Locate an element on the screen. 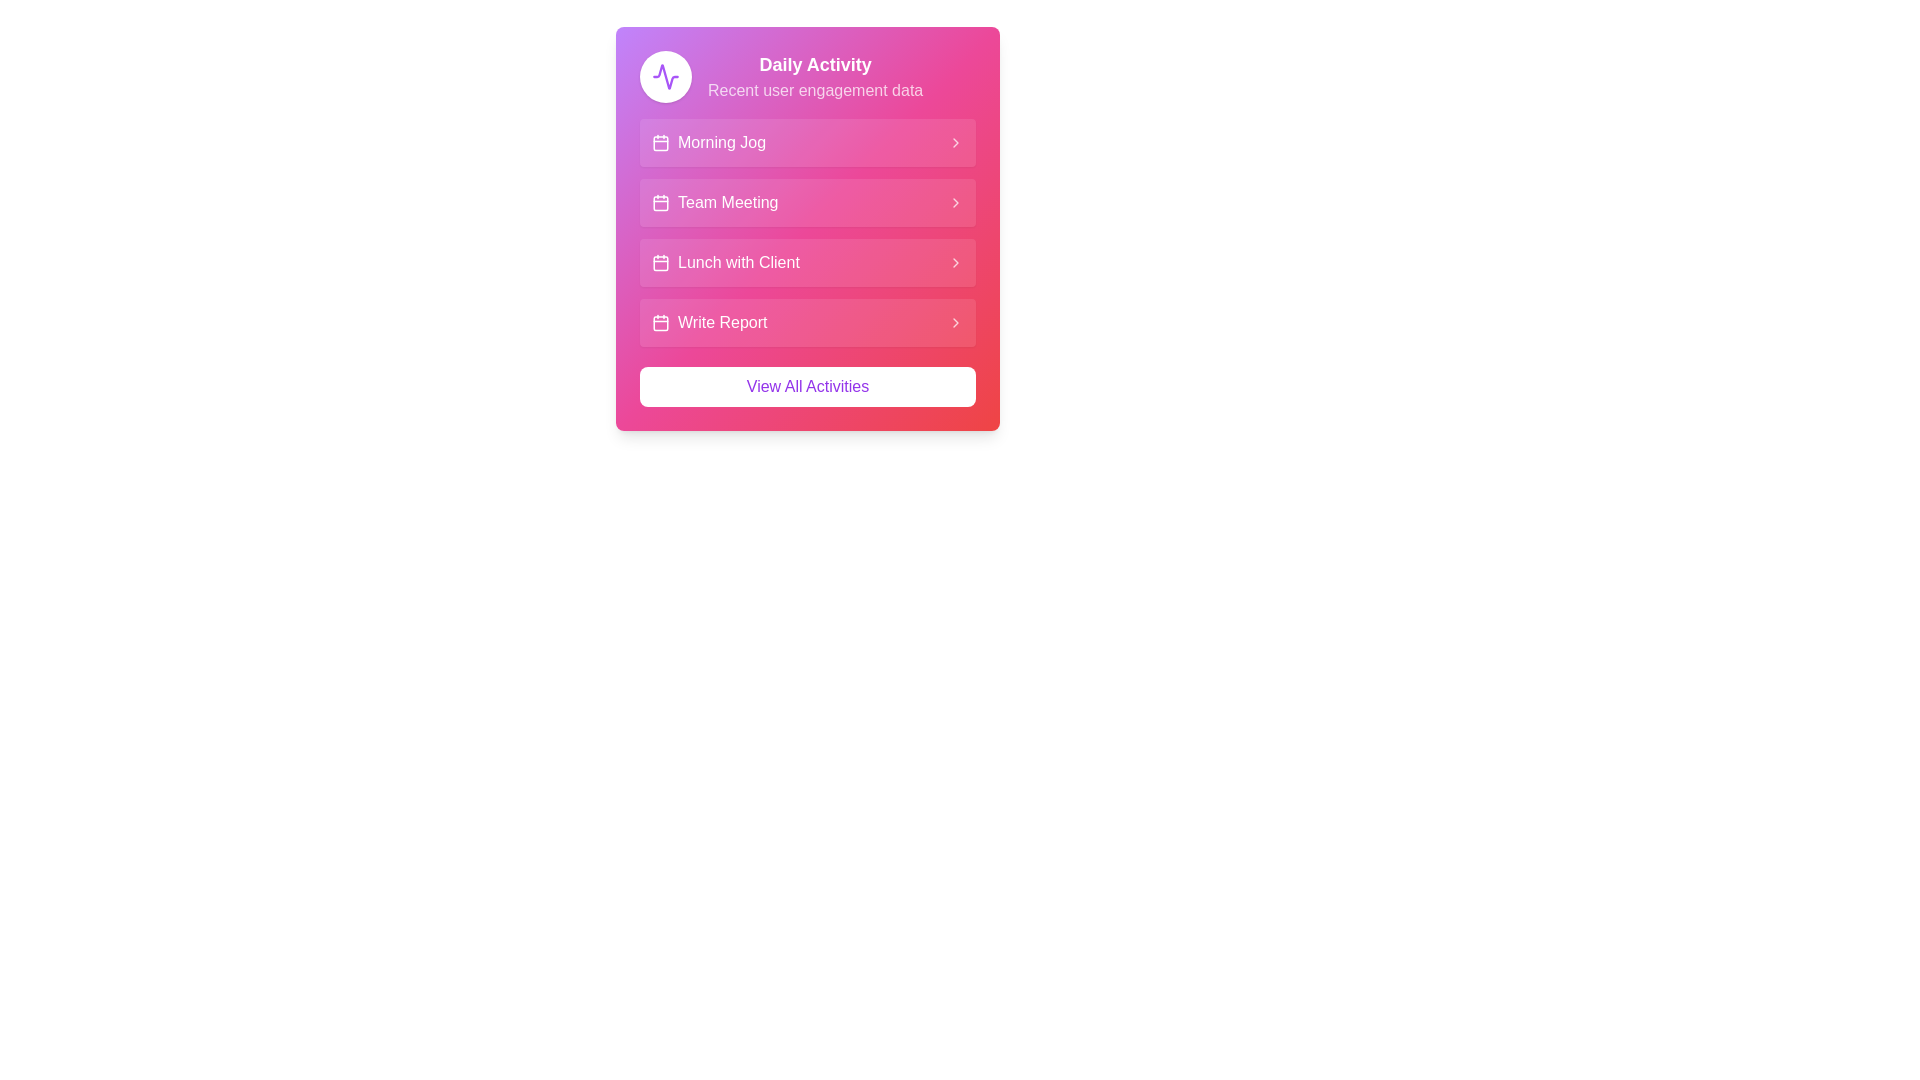  title and brief descriptor text block located at the top of the vertical card layout, which summarizes daily activity and engagement highlights is located at coordinates (807, 76).